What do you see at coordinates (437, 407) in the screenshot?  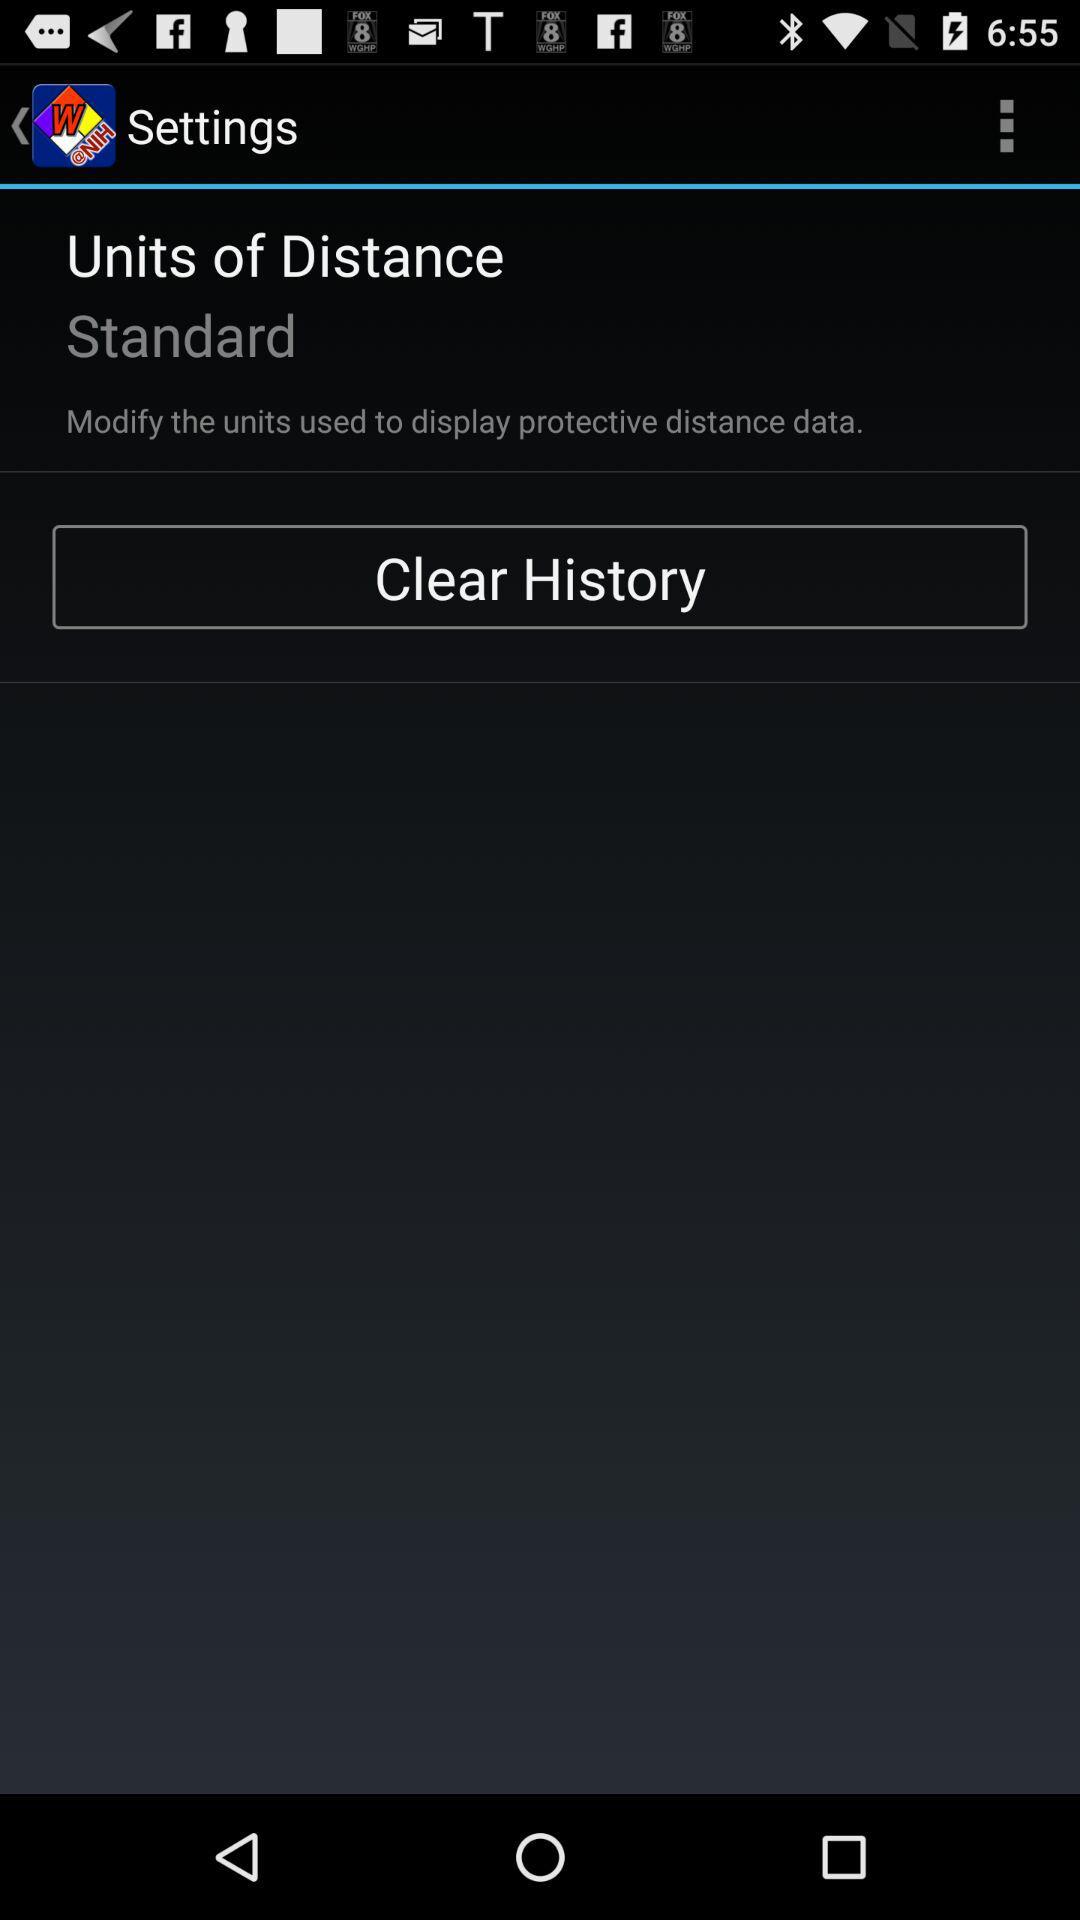 I see `the item below the standard app` at bounding box center [437, 407].